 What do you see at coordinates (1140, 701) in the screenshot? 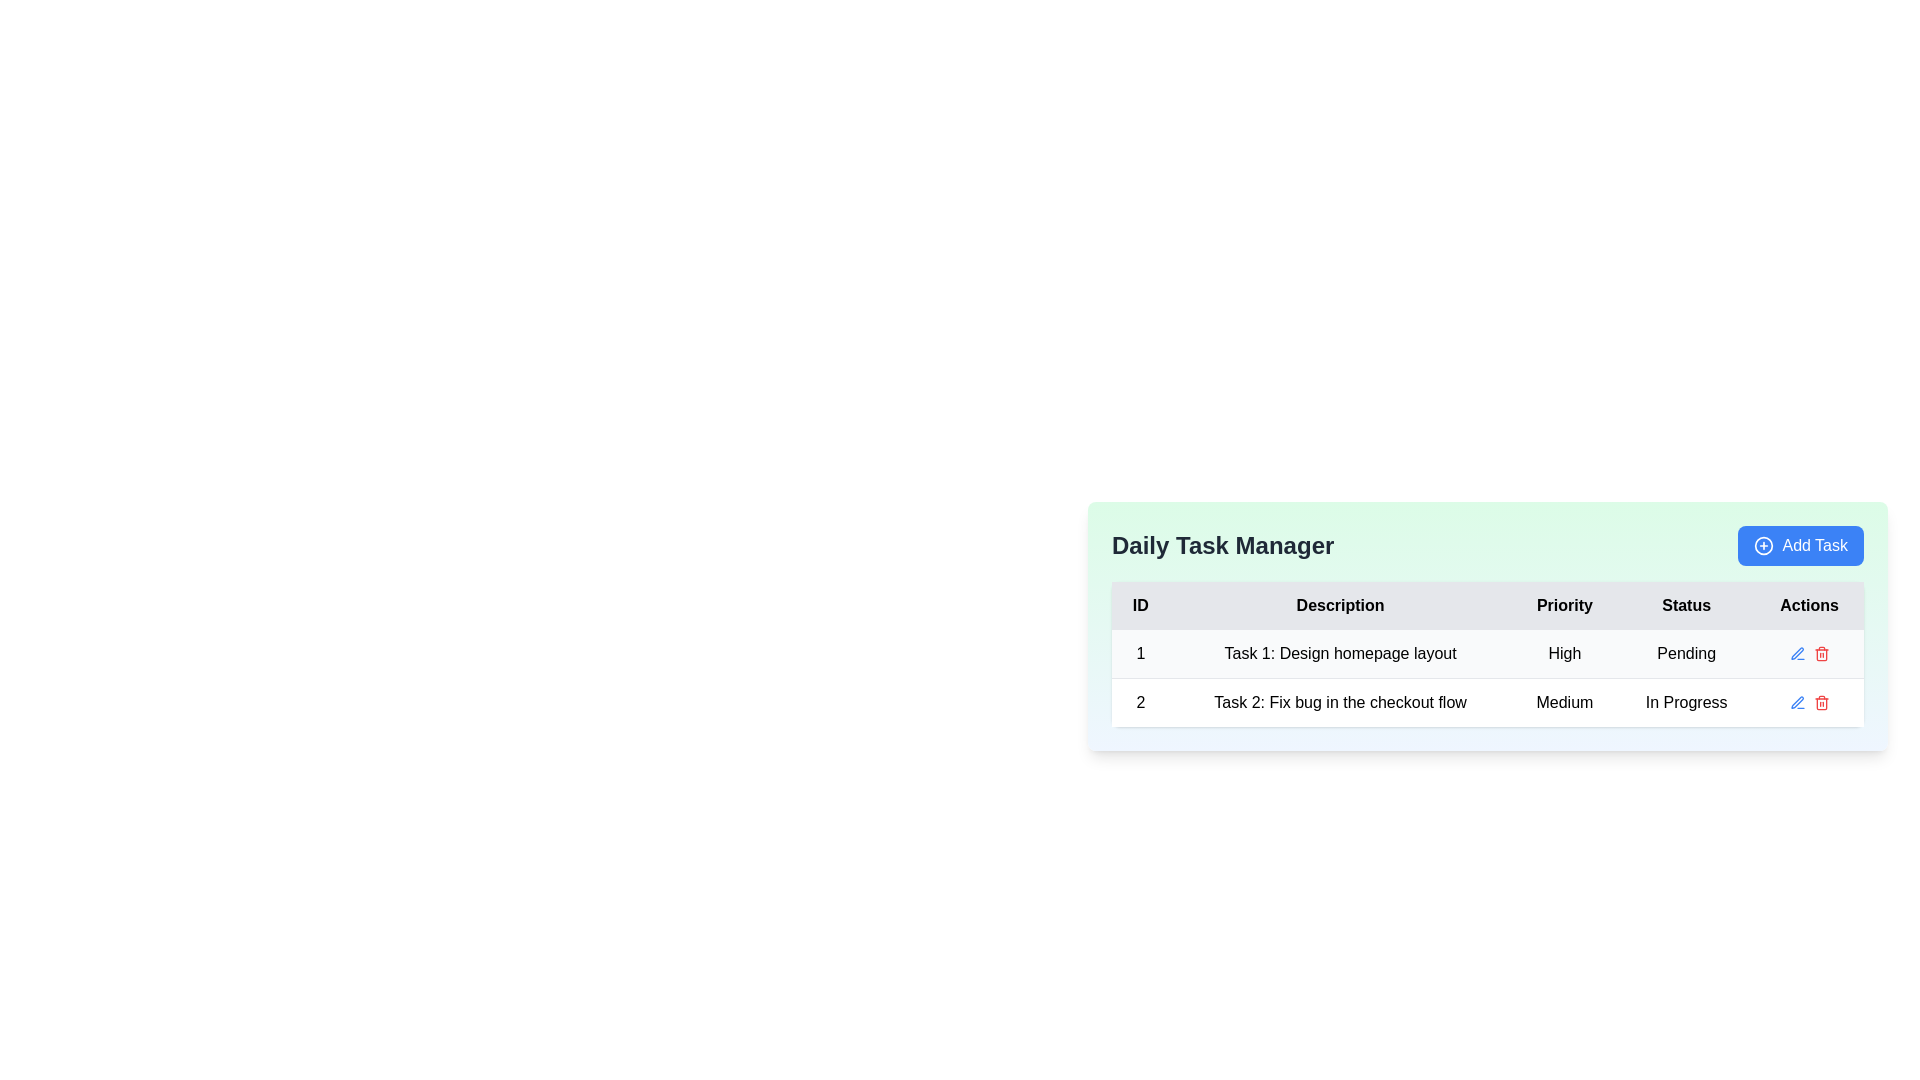
I see `the Text label displaying the identifier of the task in the first cell of the second row in the 'Daily Task Manager' table` at bounding box center [1140, 701].